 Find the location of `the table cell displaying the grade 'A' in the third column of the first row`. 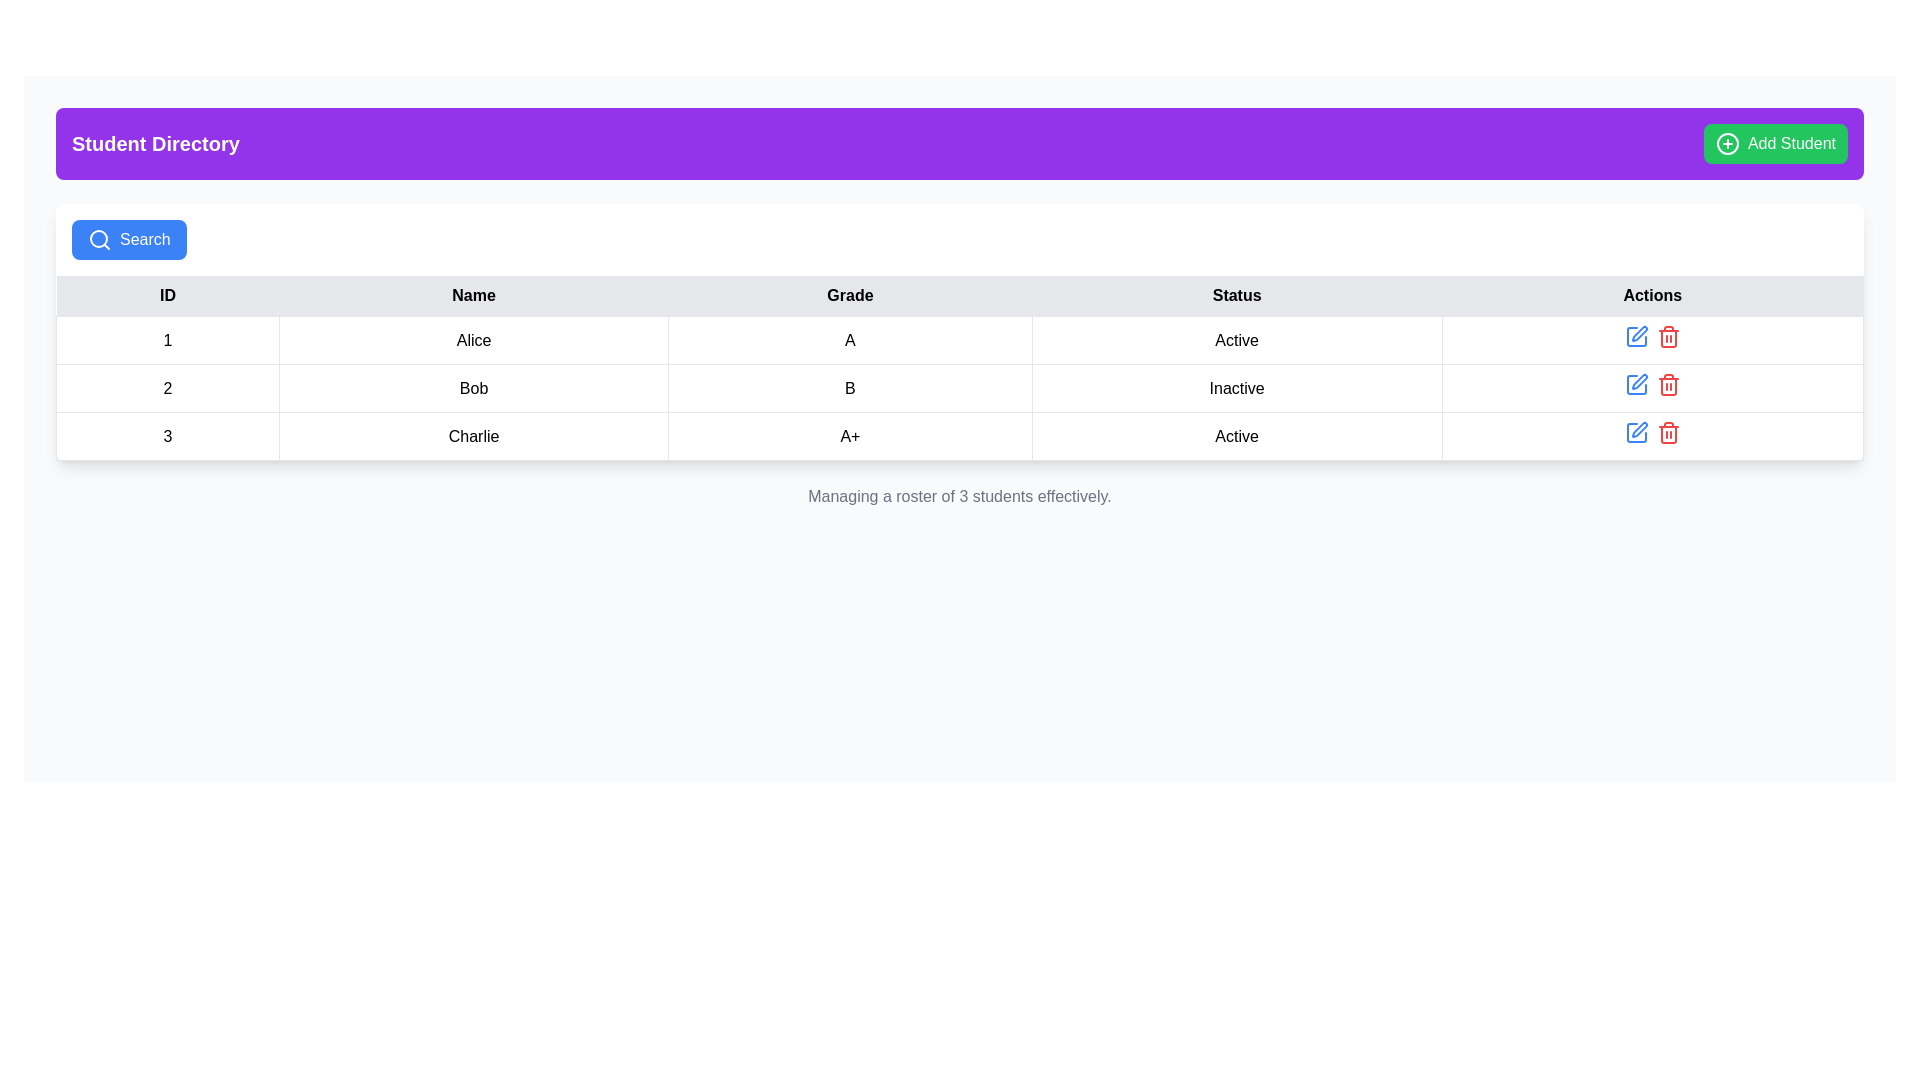

the table cell displaying the grade 'A' in the third column of the first row is located at coordinates (850, 339).